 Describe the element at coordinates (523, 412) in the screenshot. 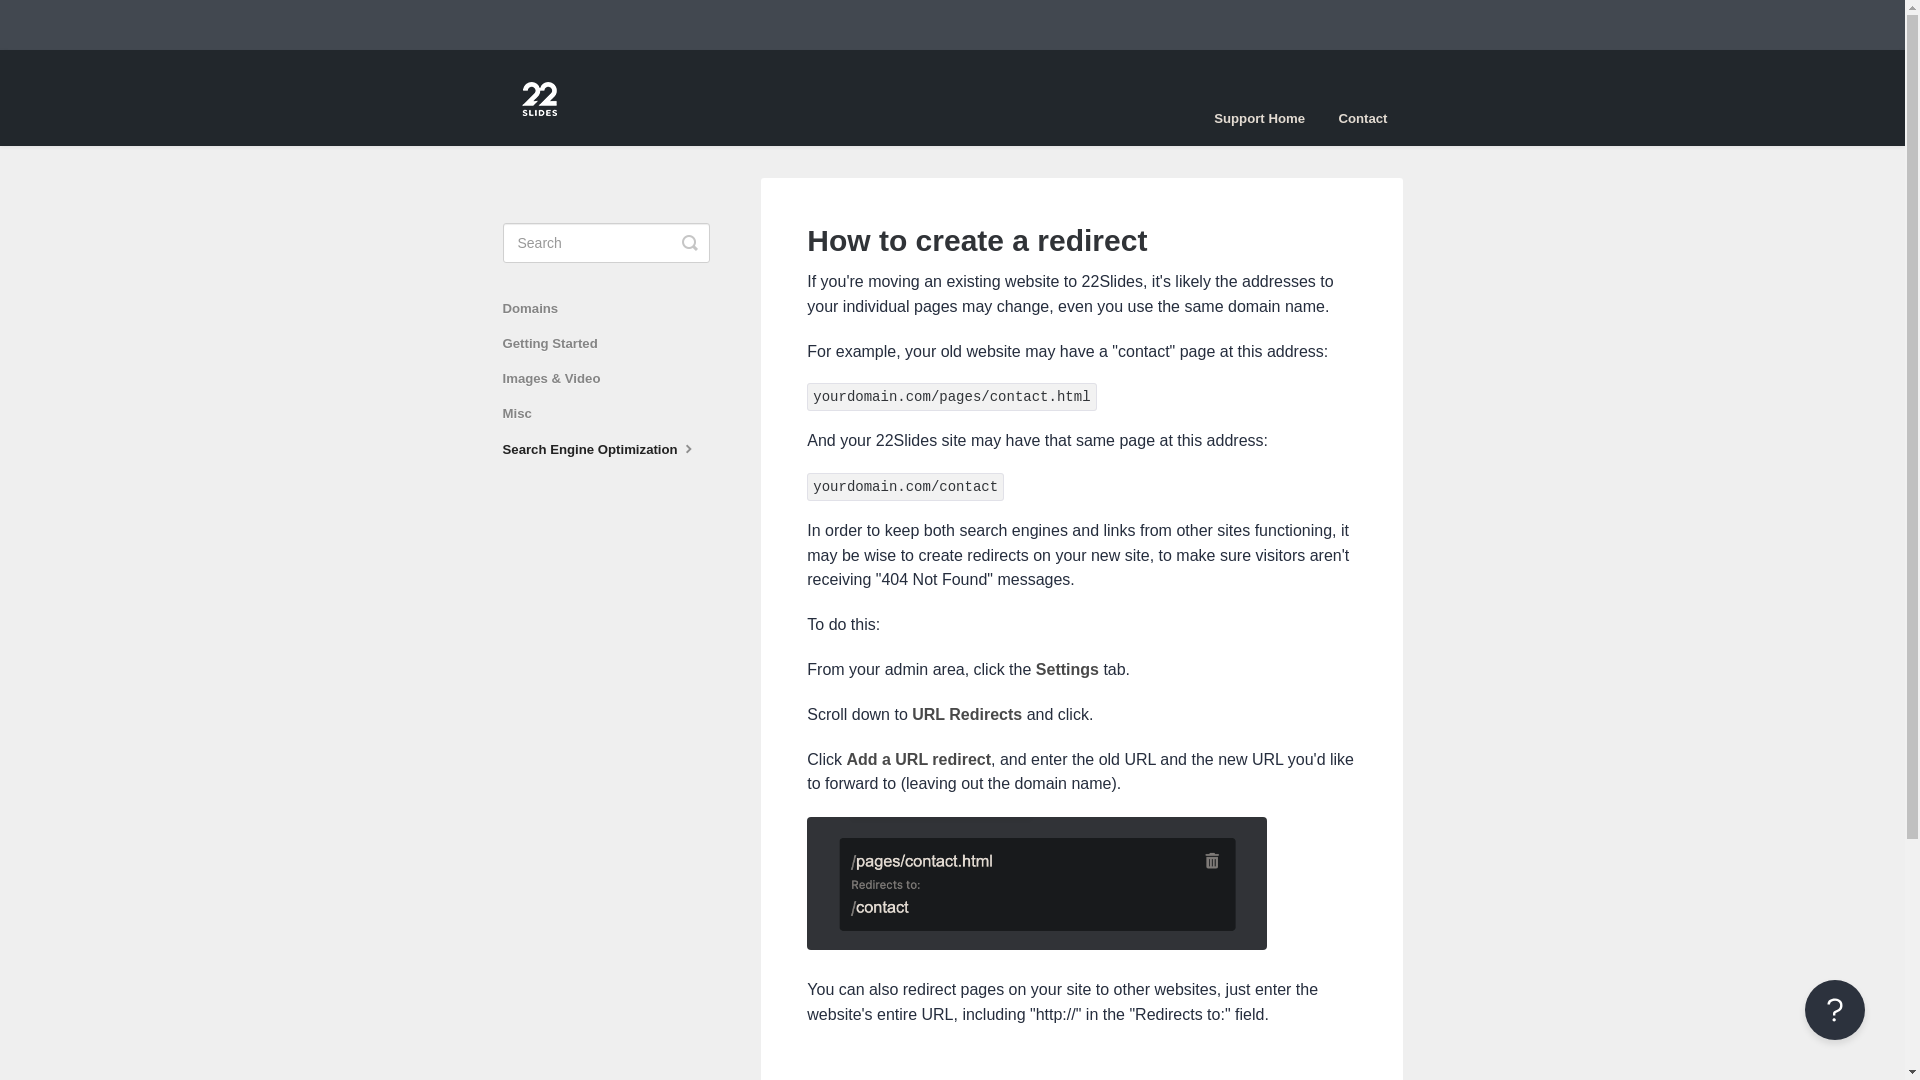

I see `'Misc'` at that location.